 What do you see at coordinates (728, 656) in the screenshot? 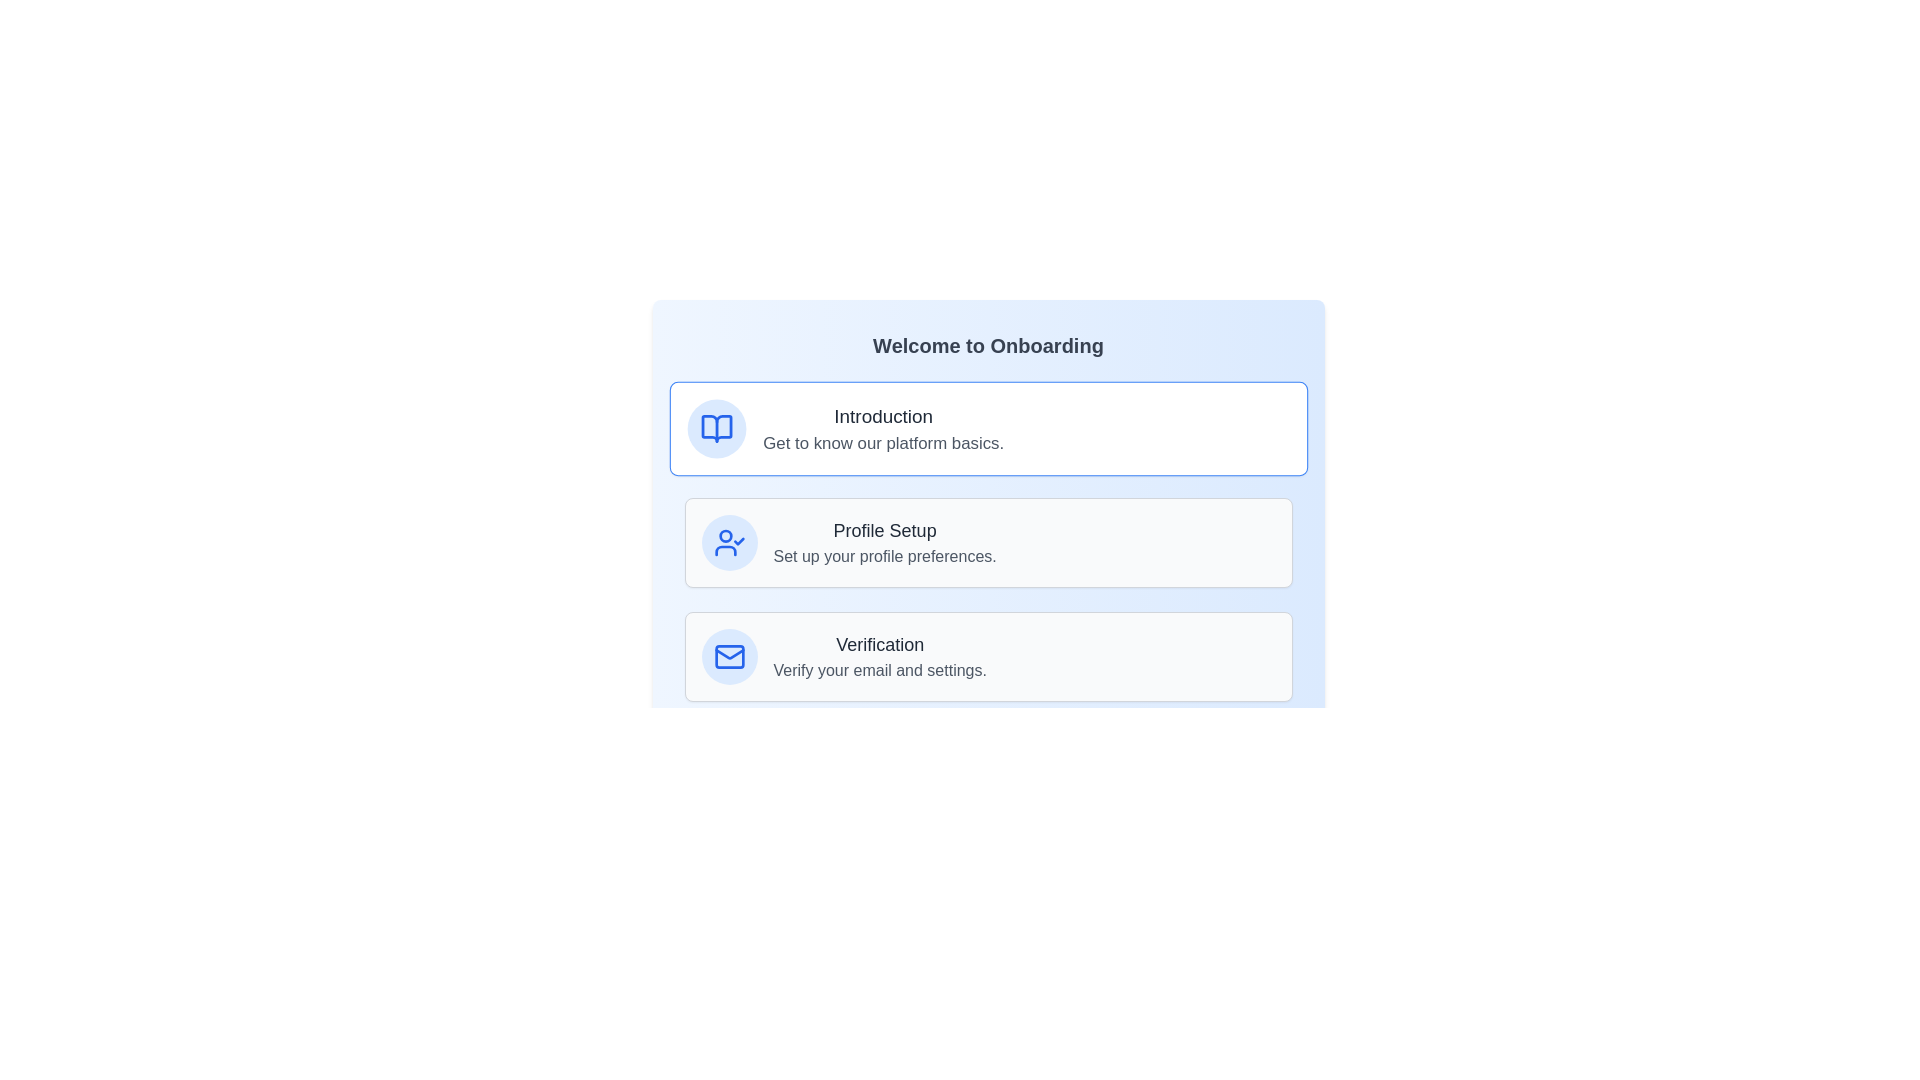
I see `the visual cue represented by the 'Verification' Icon located in the third row of the onboarding steps, positioned to the left of the text label 'Verification'` at bounding box center [728, 656].